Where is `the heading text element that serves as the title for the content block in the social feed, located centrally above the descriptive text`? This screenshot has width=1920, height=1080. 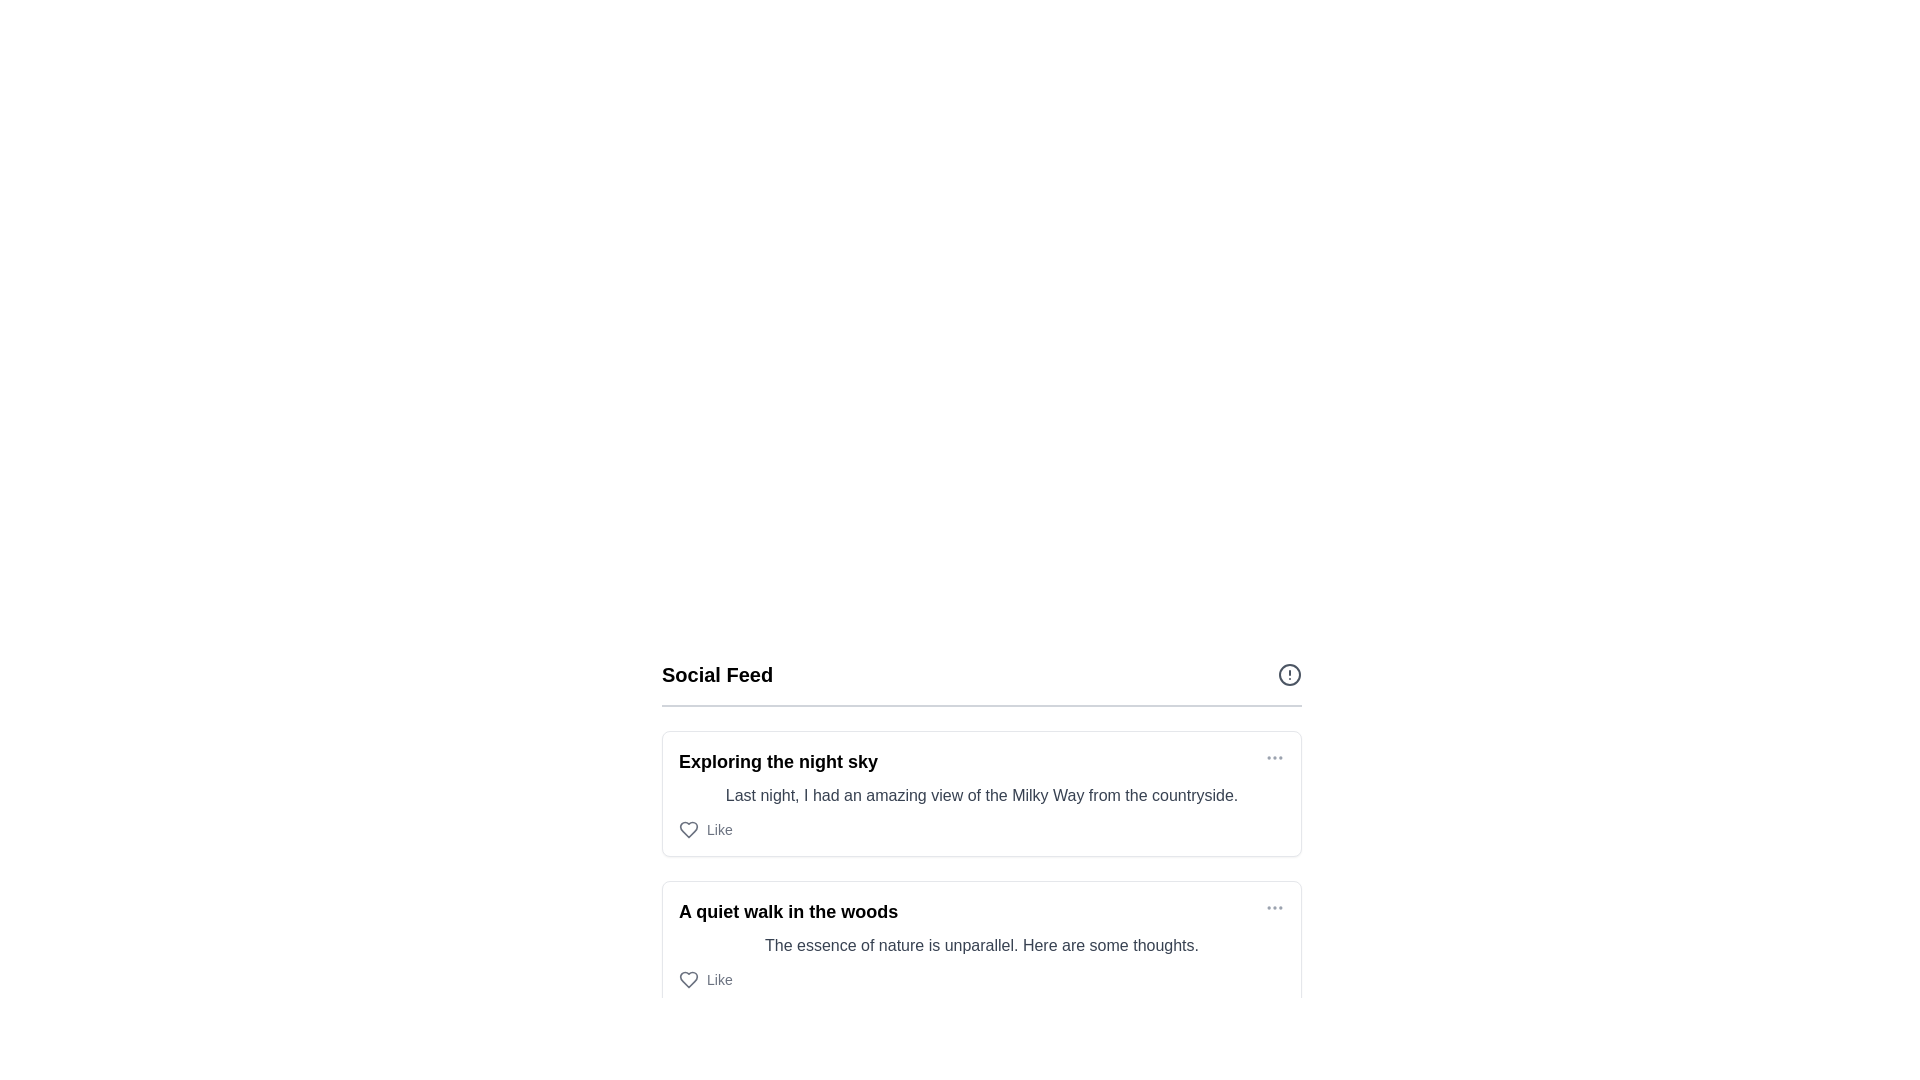 the heading text element that serves as the title for the content block in the social feed, located centrally above the descriptive text is located at coordinates (777, 762).